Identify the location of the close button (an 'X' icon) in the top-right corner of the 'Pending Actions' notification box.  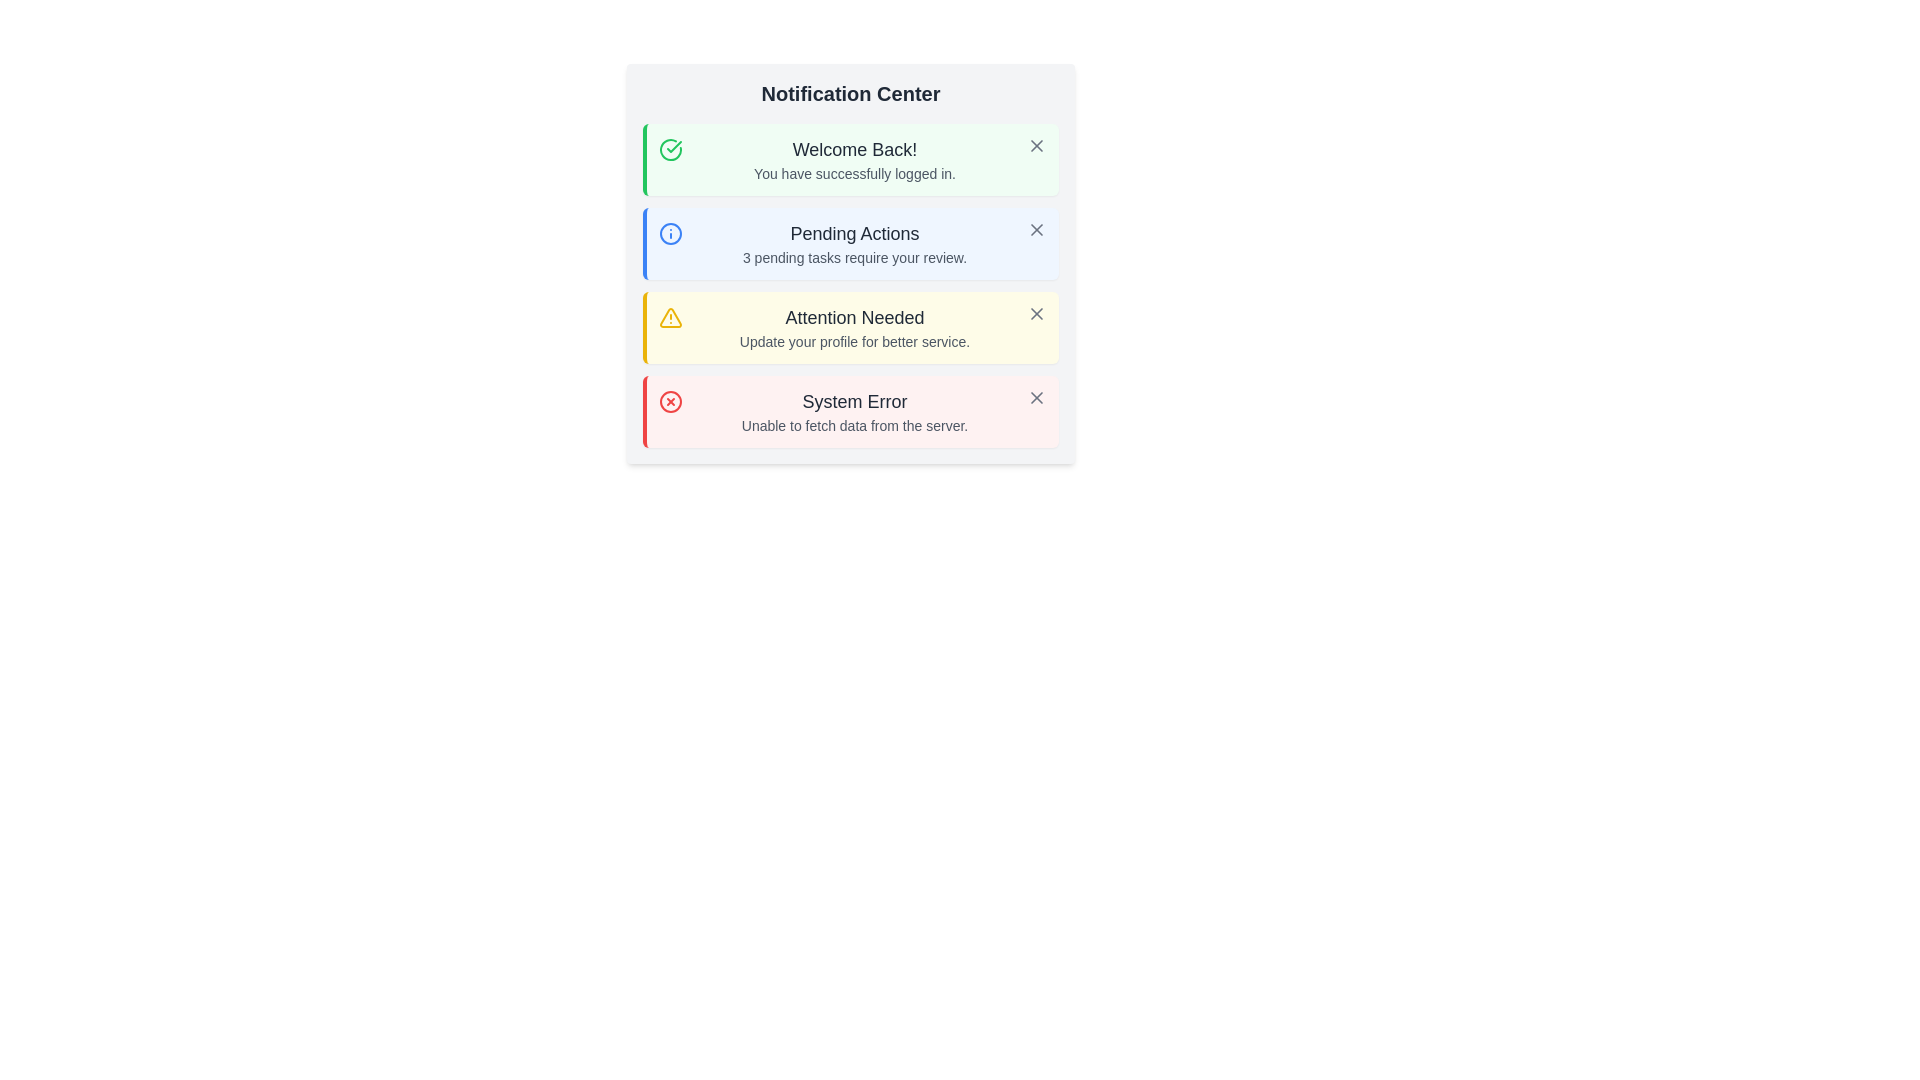
(1036, 229).